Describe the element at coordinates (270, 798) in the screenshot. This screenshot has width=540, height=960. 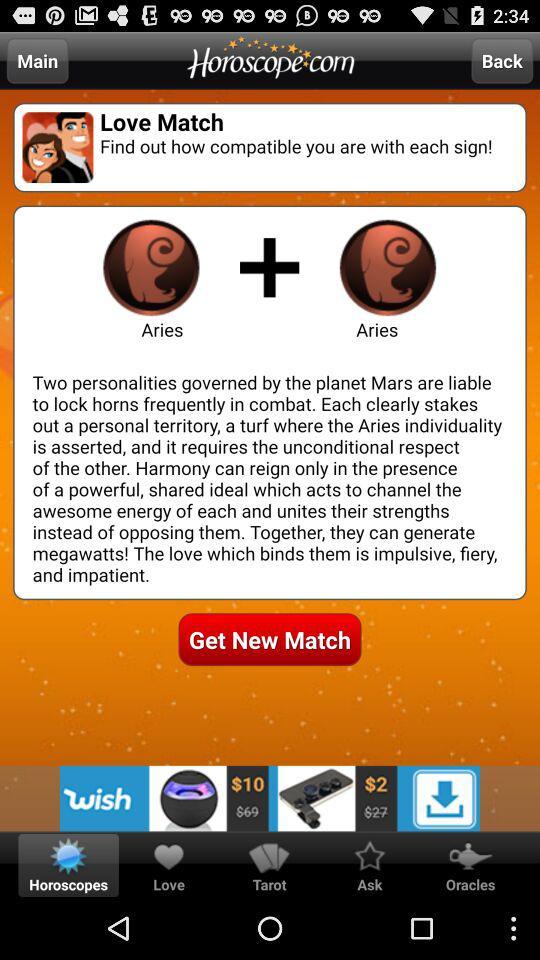
I see `adversement` at that location.